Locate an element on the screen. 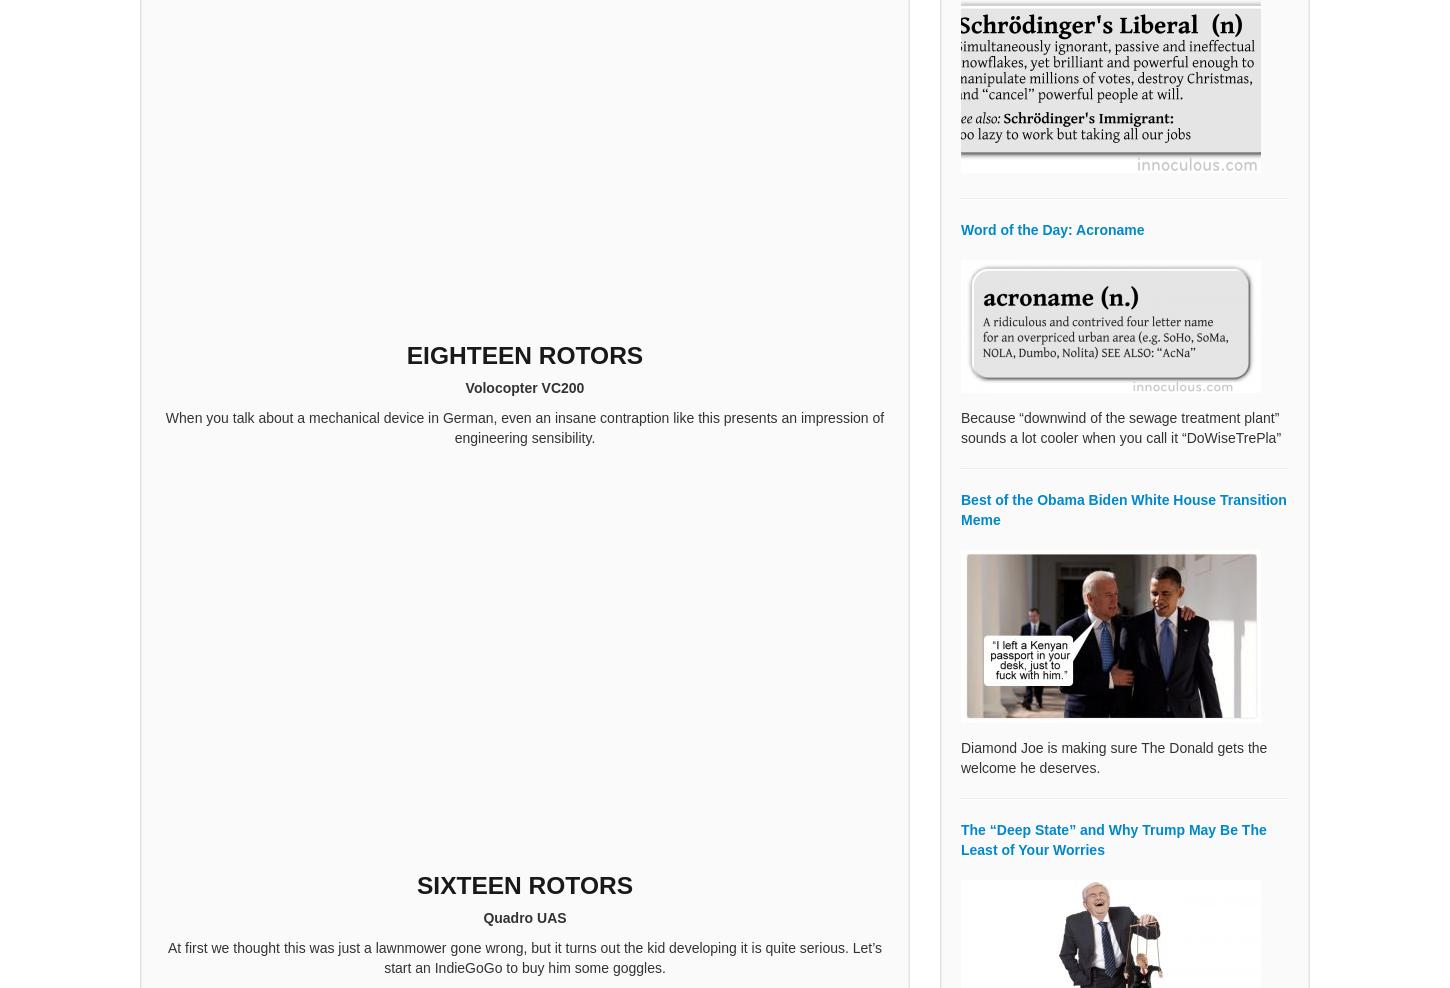  'EIGHTEEN ROTORS' is located at coordinates (524, 355).